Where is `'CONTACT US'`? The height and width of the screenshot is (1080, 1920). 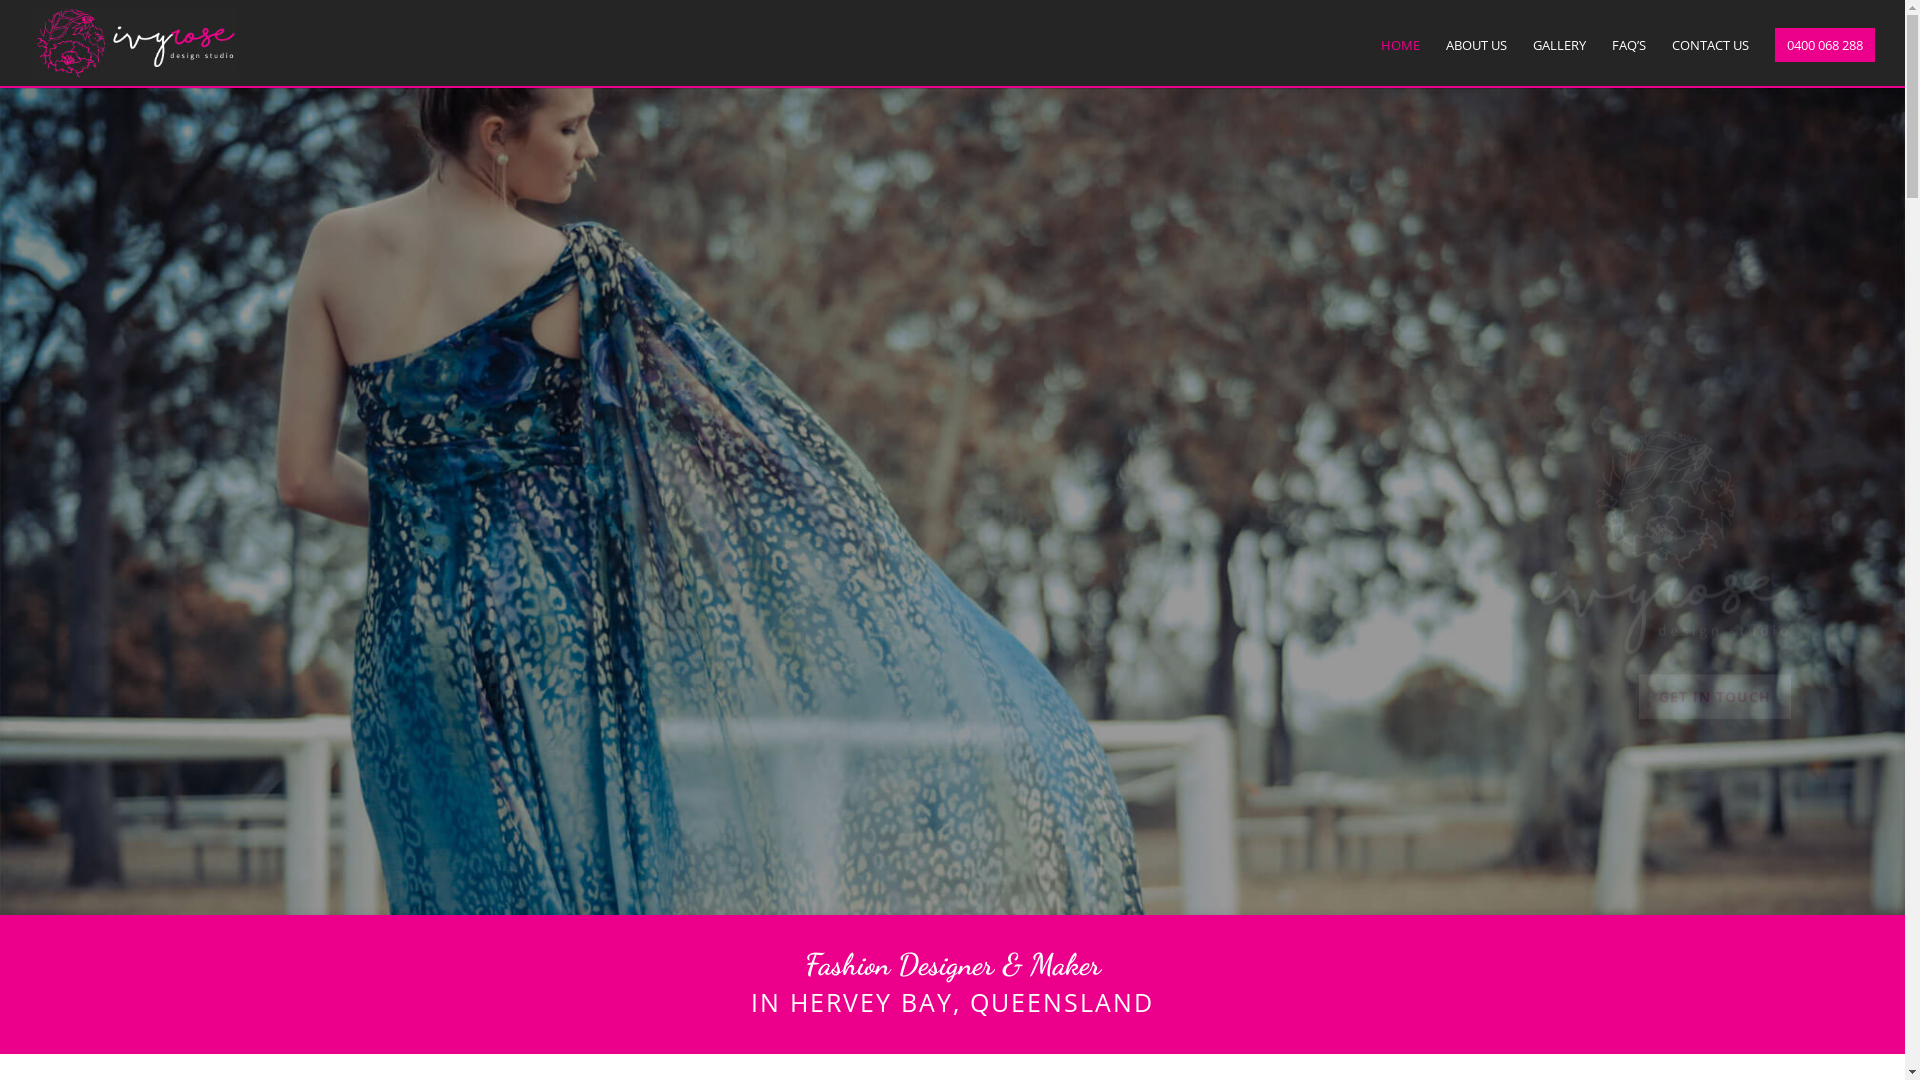 'CONTACT US' is located at coordinates (1709, 57).